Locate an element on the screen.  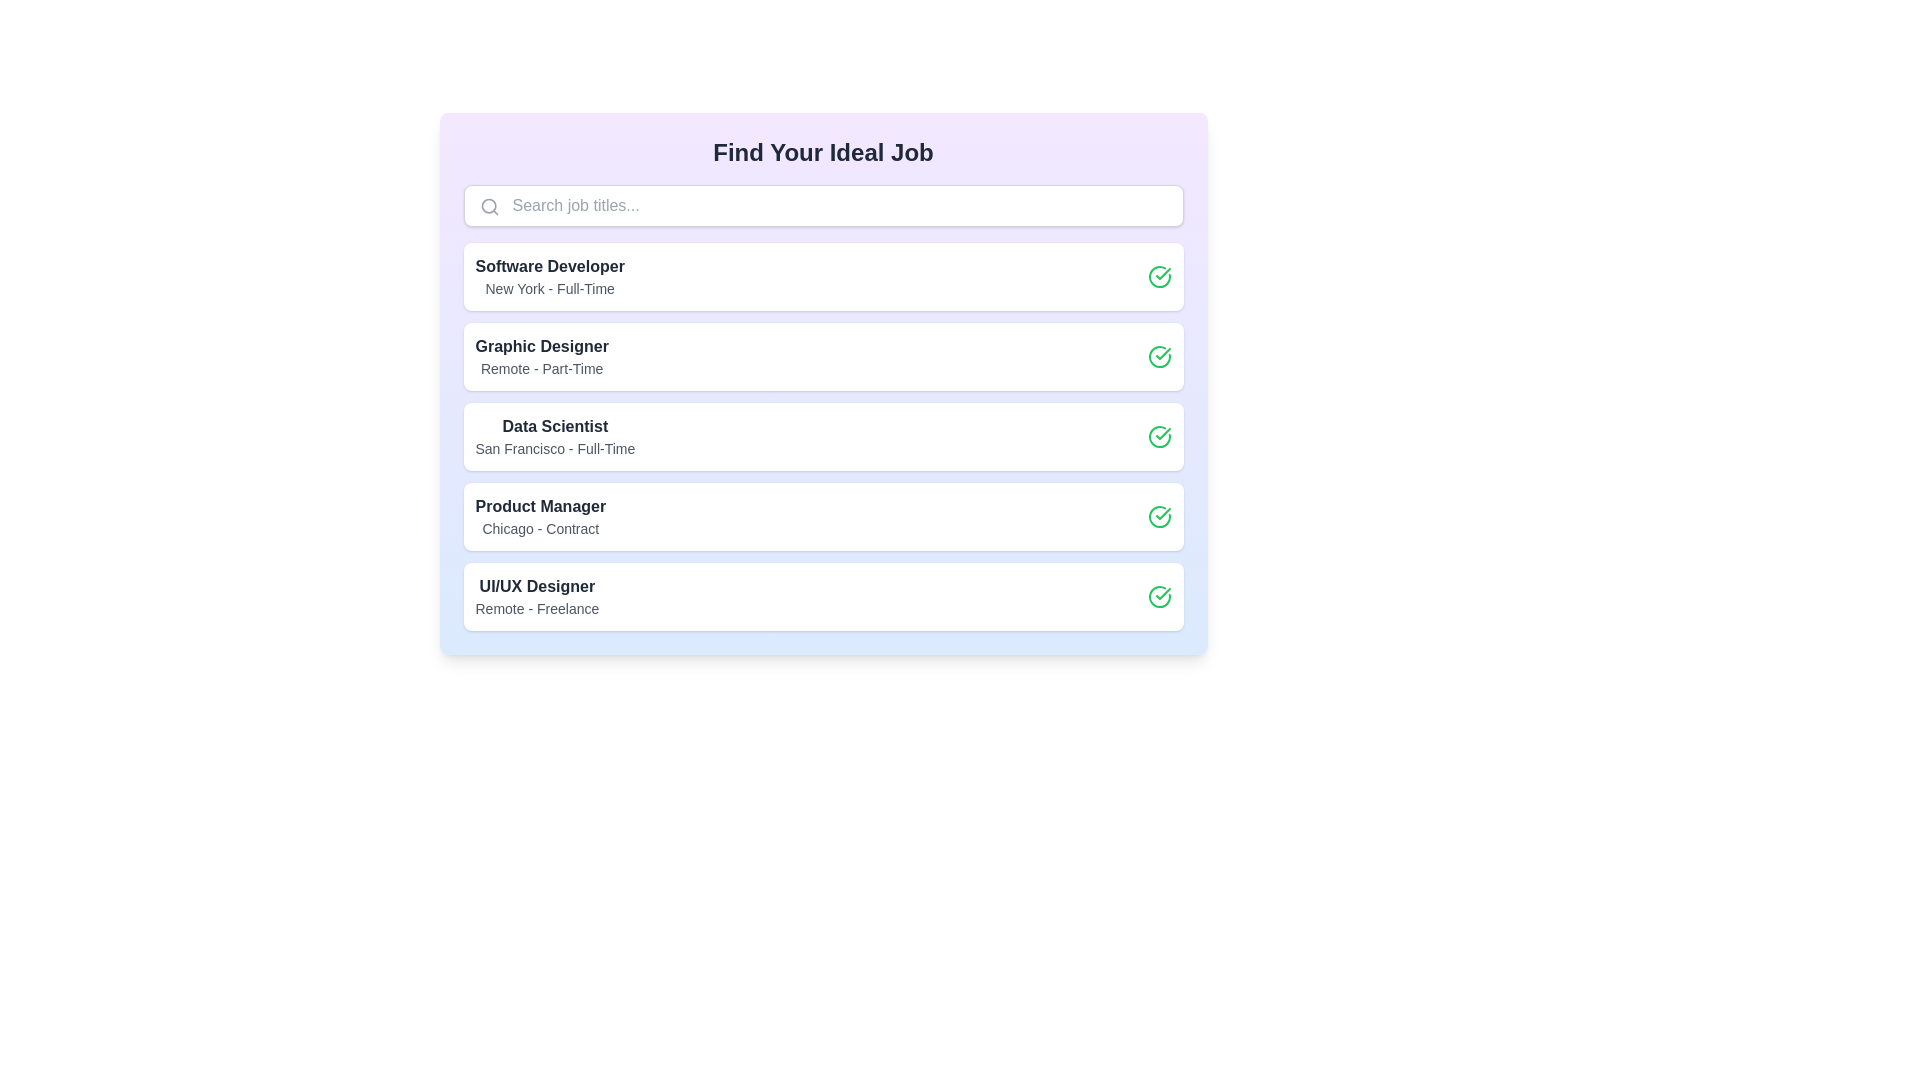
the text label representing the job title 'Product Manager' located in the third entry of the job board interface is located at coordinates (540, 505).